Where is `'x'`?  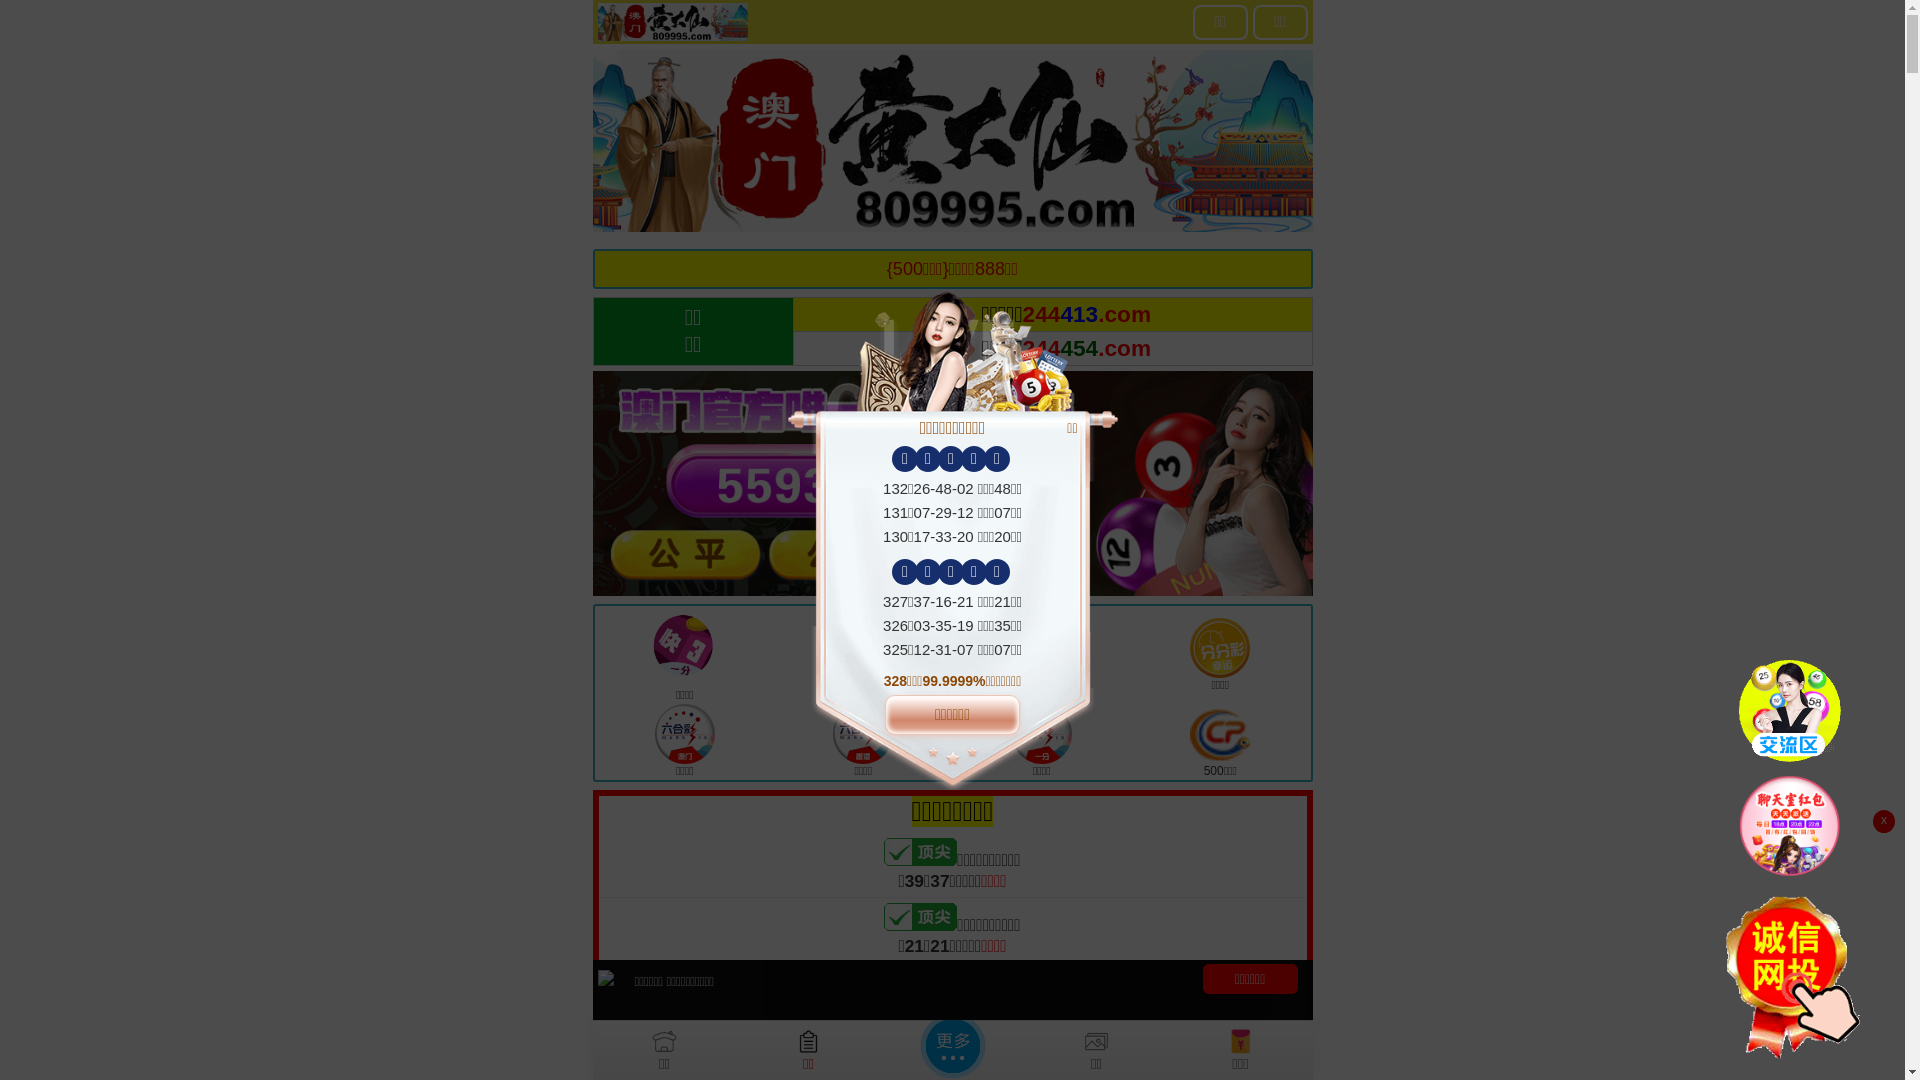
'x' is located at coordinates (1882, 821).